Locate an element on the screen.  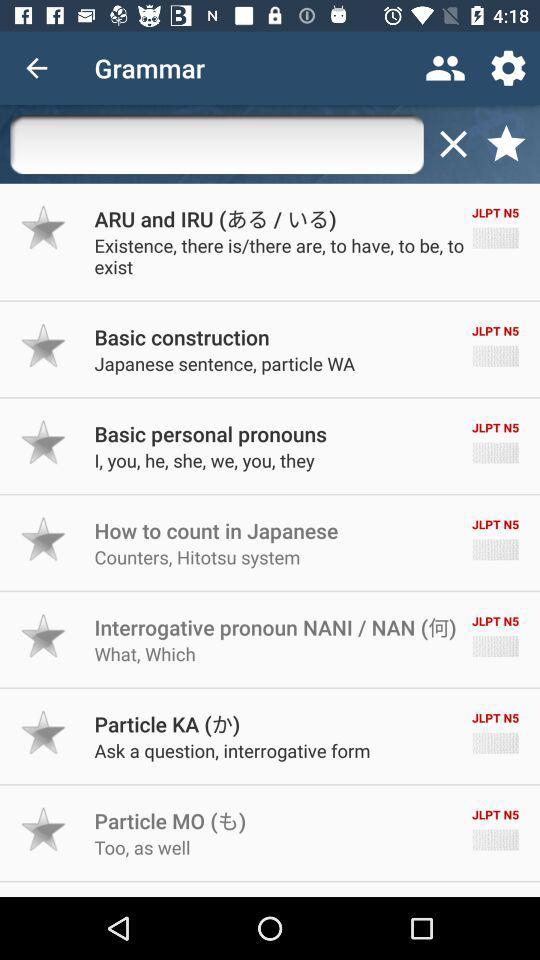
rate option is located at coordinates (44, 538).